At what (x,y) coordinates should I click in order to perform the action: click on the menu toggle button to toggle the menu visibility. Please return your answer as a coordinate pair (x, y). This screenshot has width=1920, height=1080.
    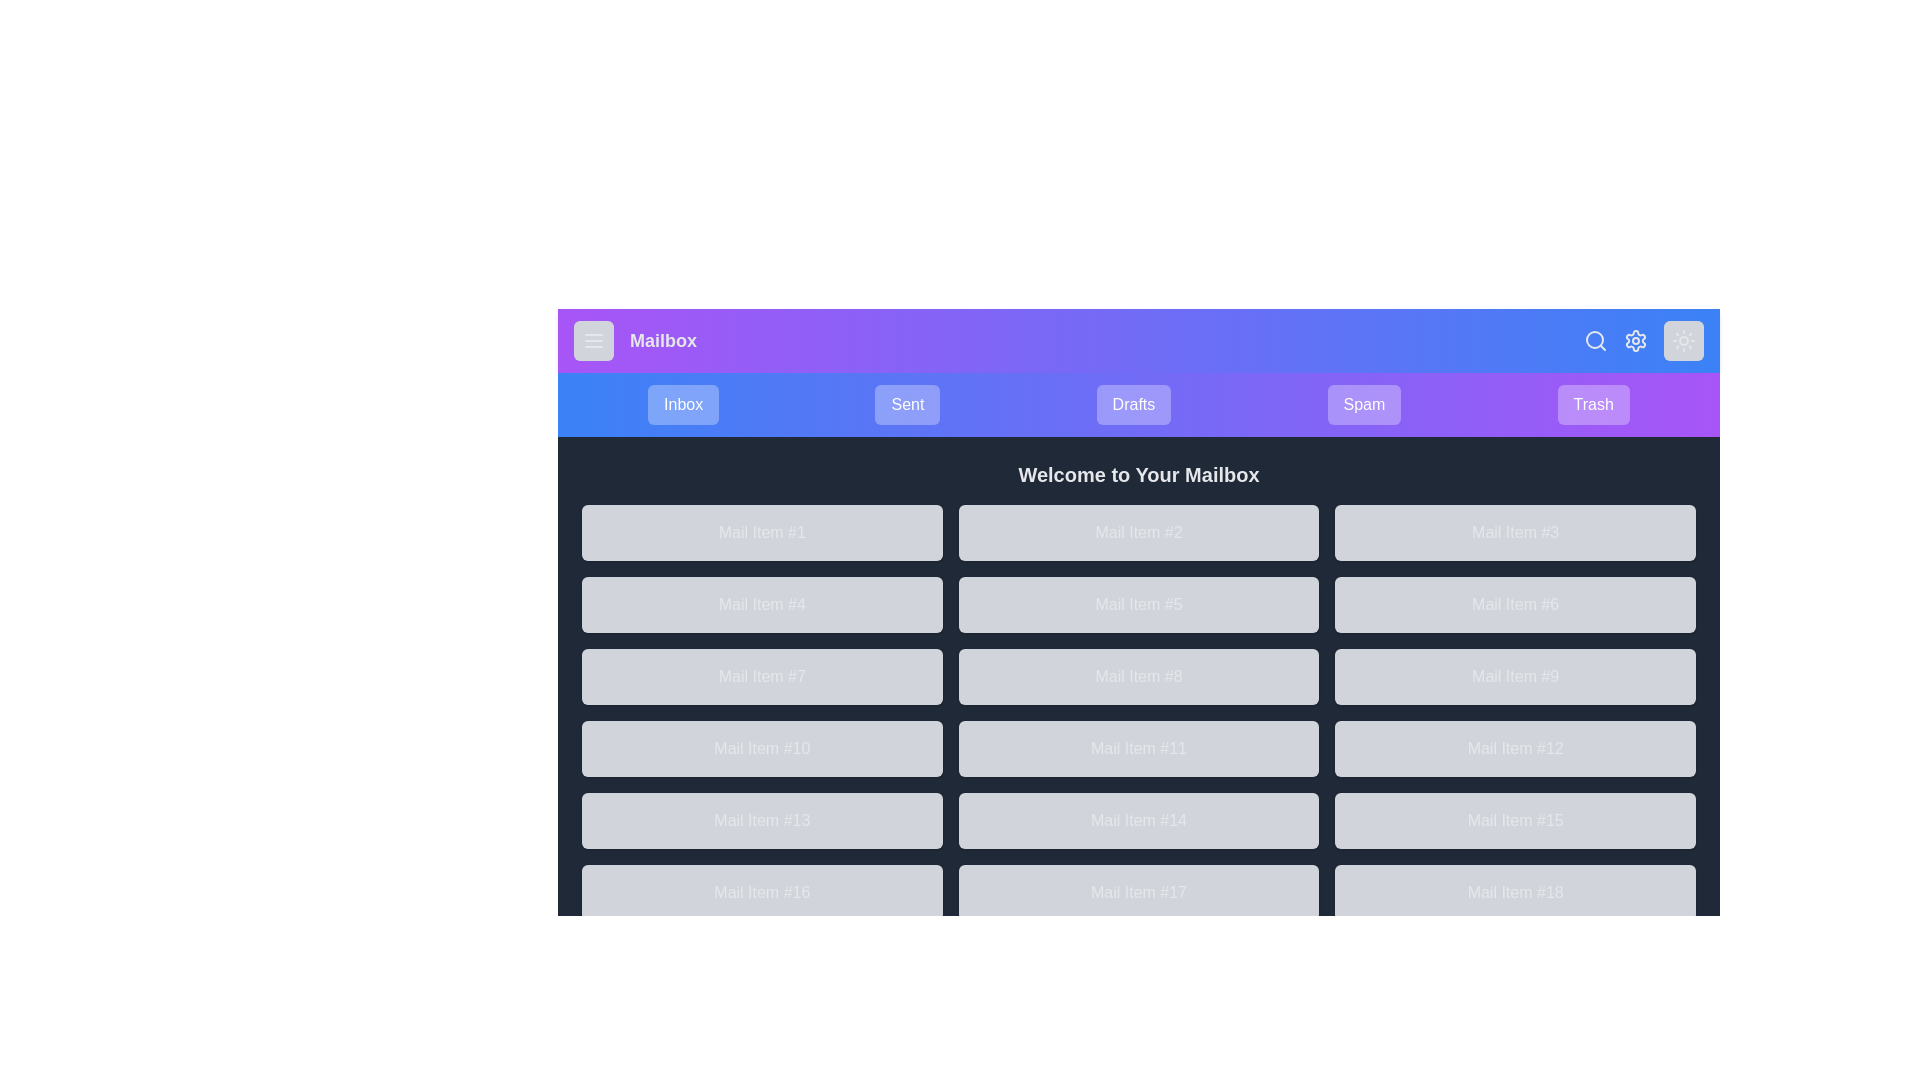
    Looking at the image, I should click on (593, 339).